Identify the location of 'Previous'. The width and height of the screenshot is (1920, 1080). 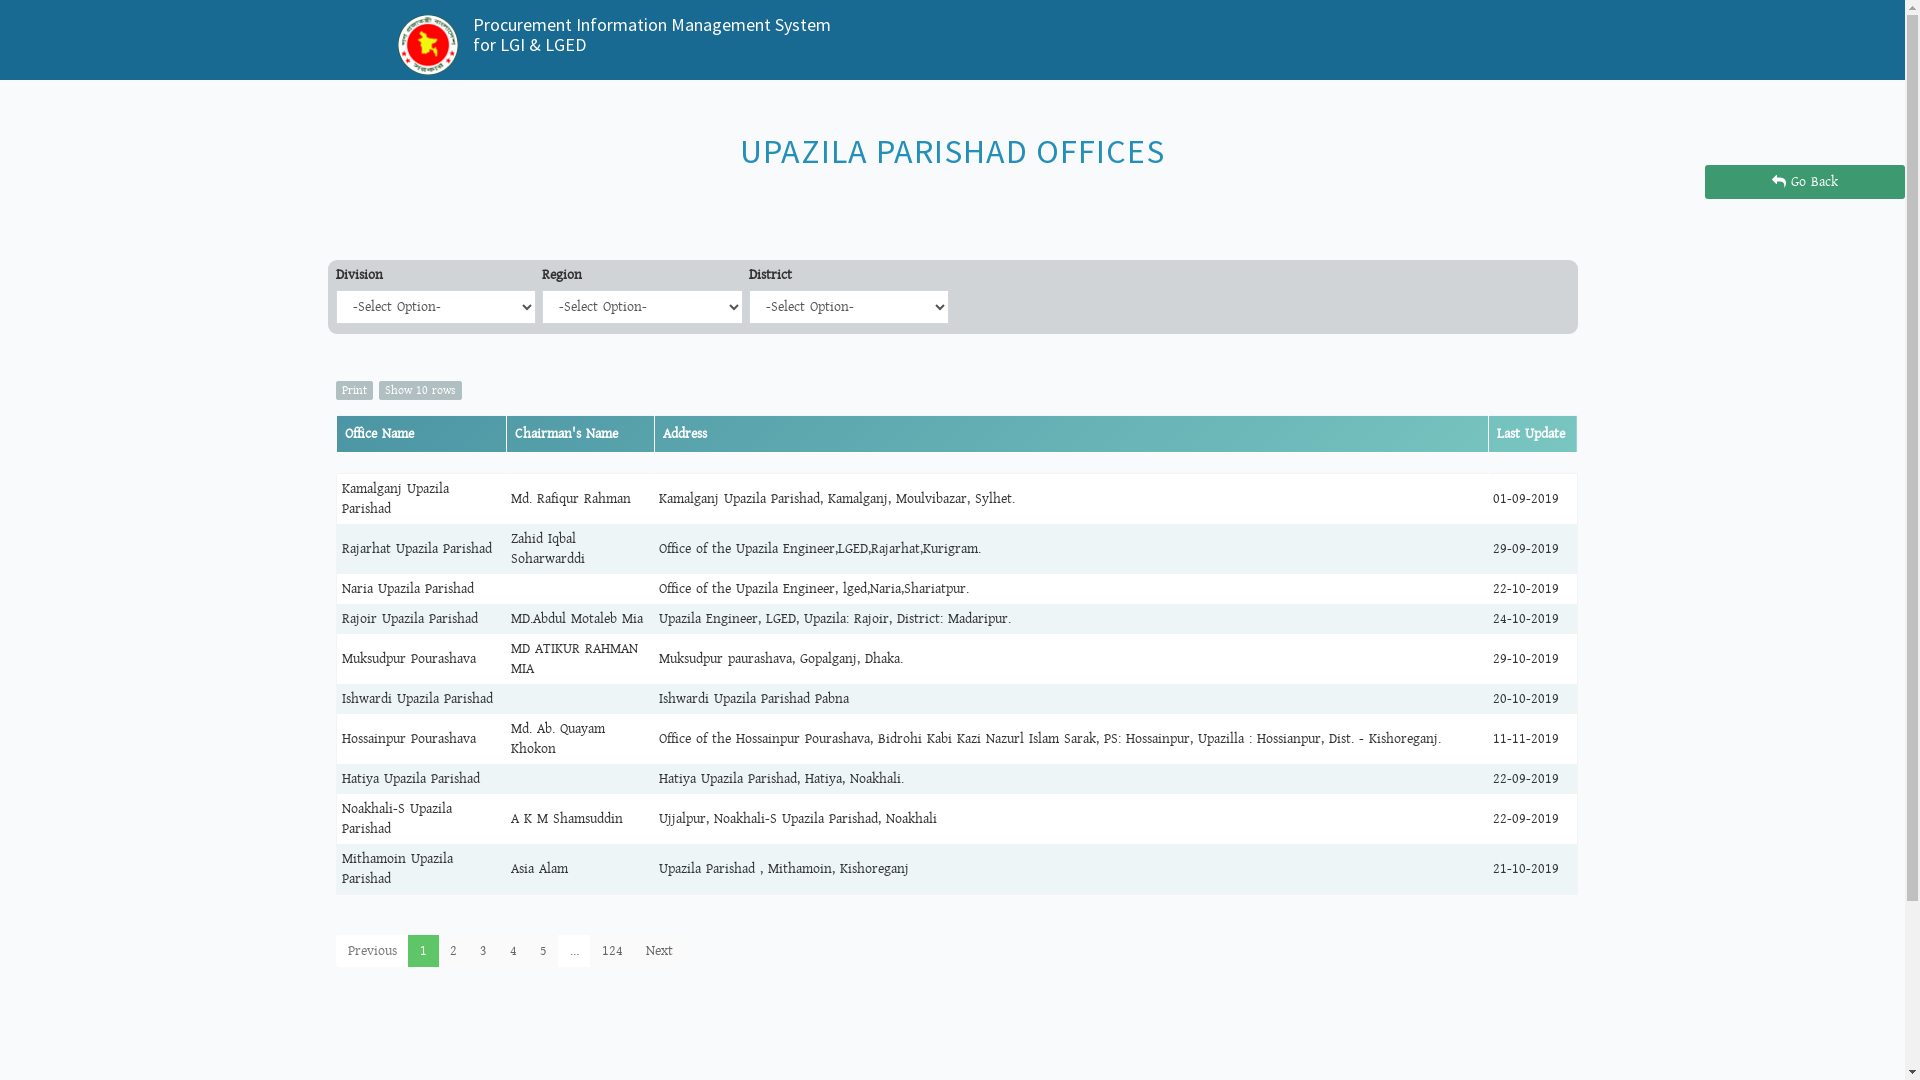
(372, 950).